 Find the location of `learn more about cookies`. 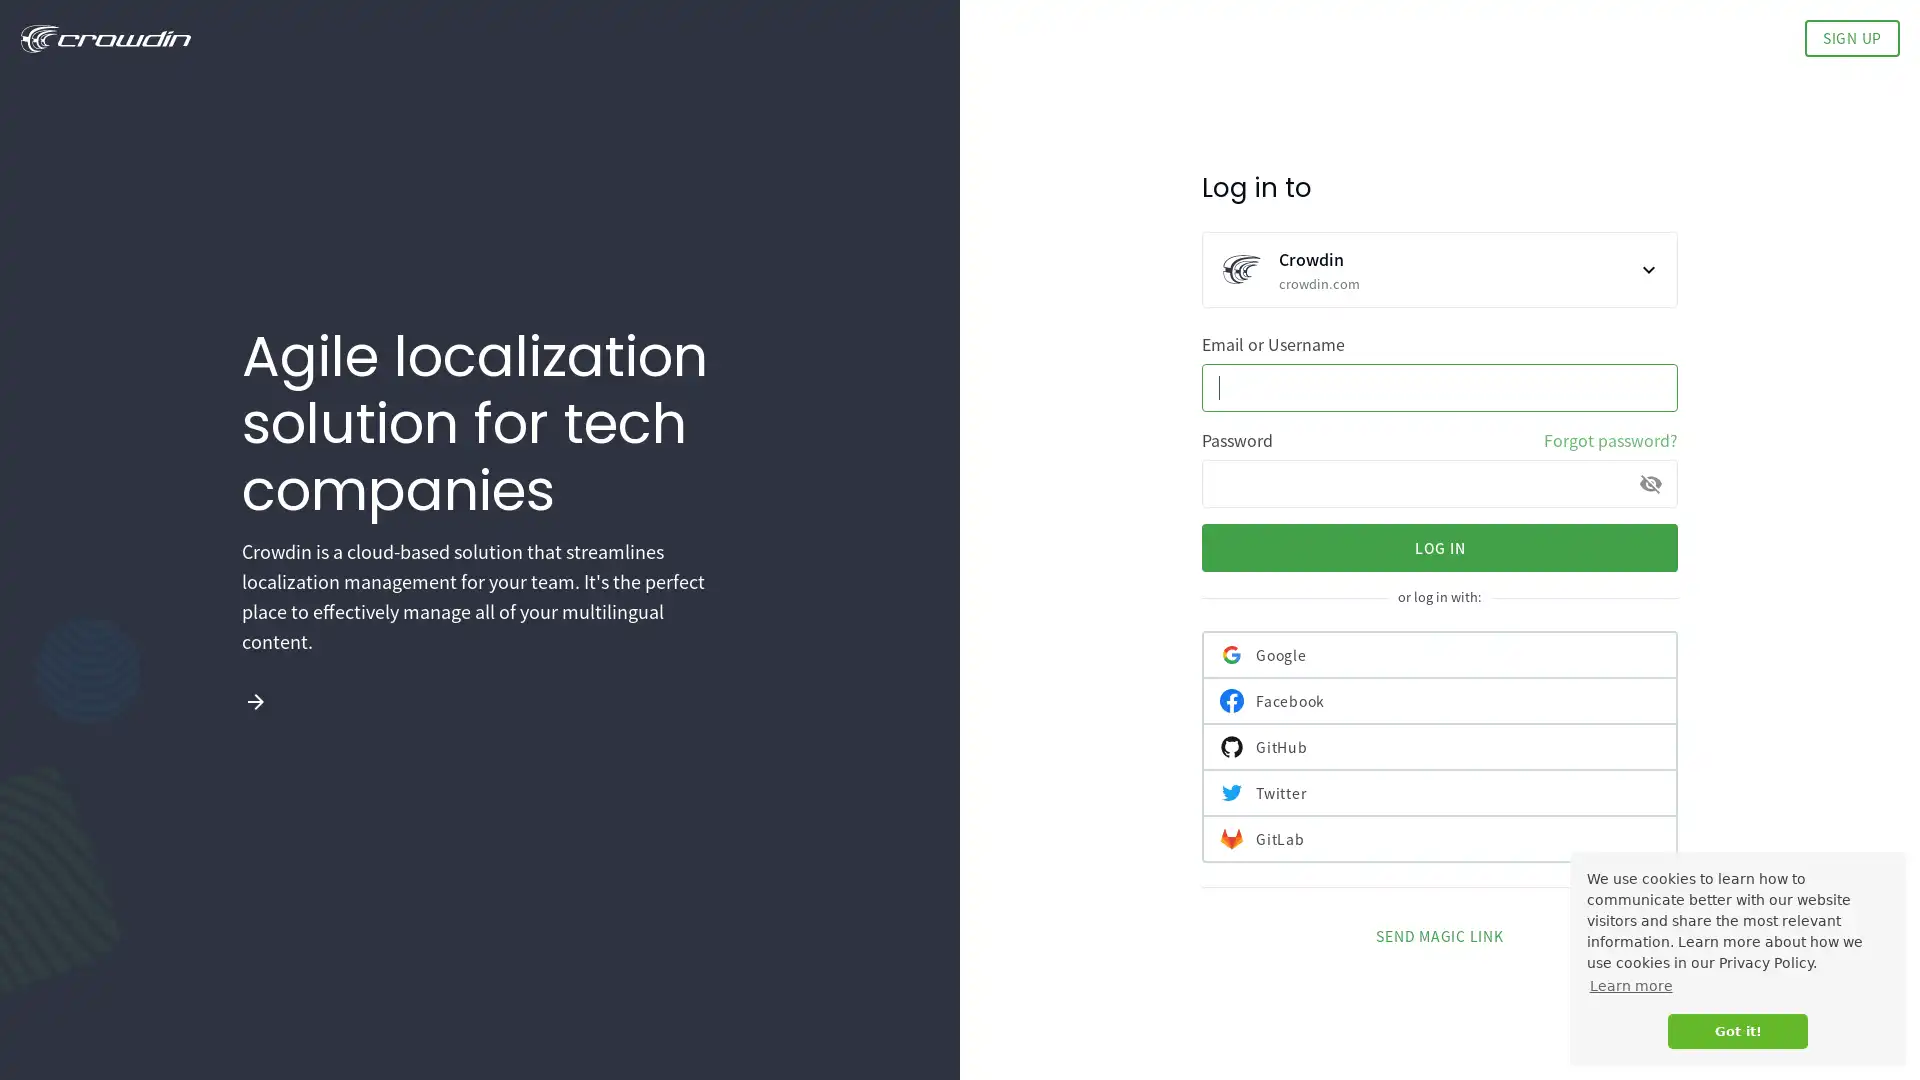

learn more about cookies is located at coordinates (1630, 985).